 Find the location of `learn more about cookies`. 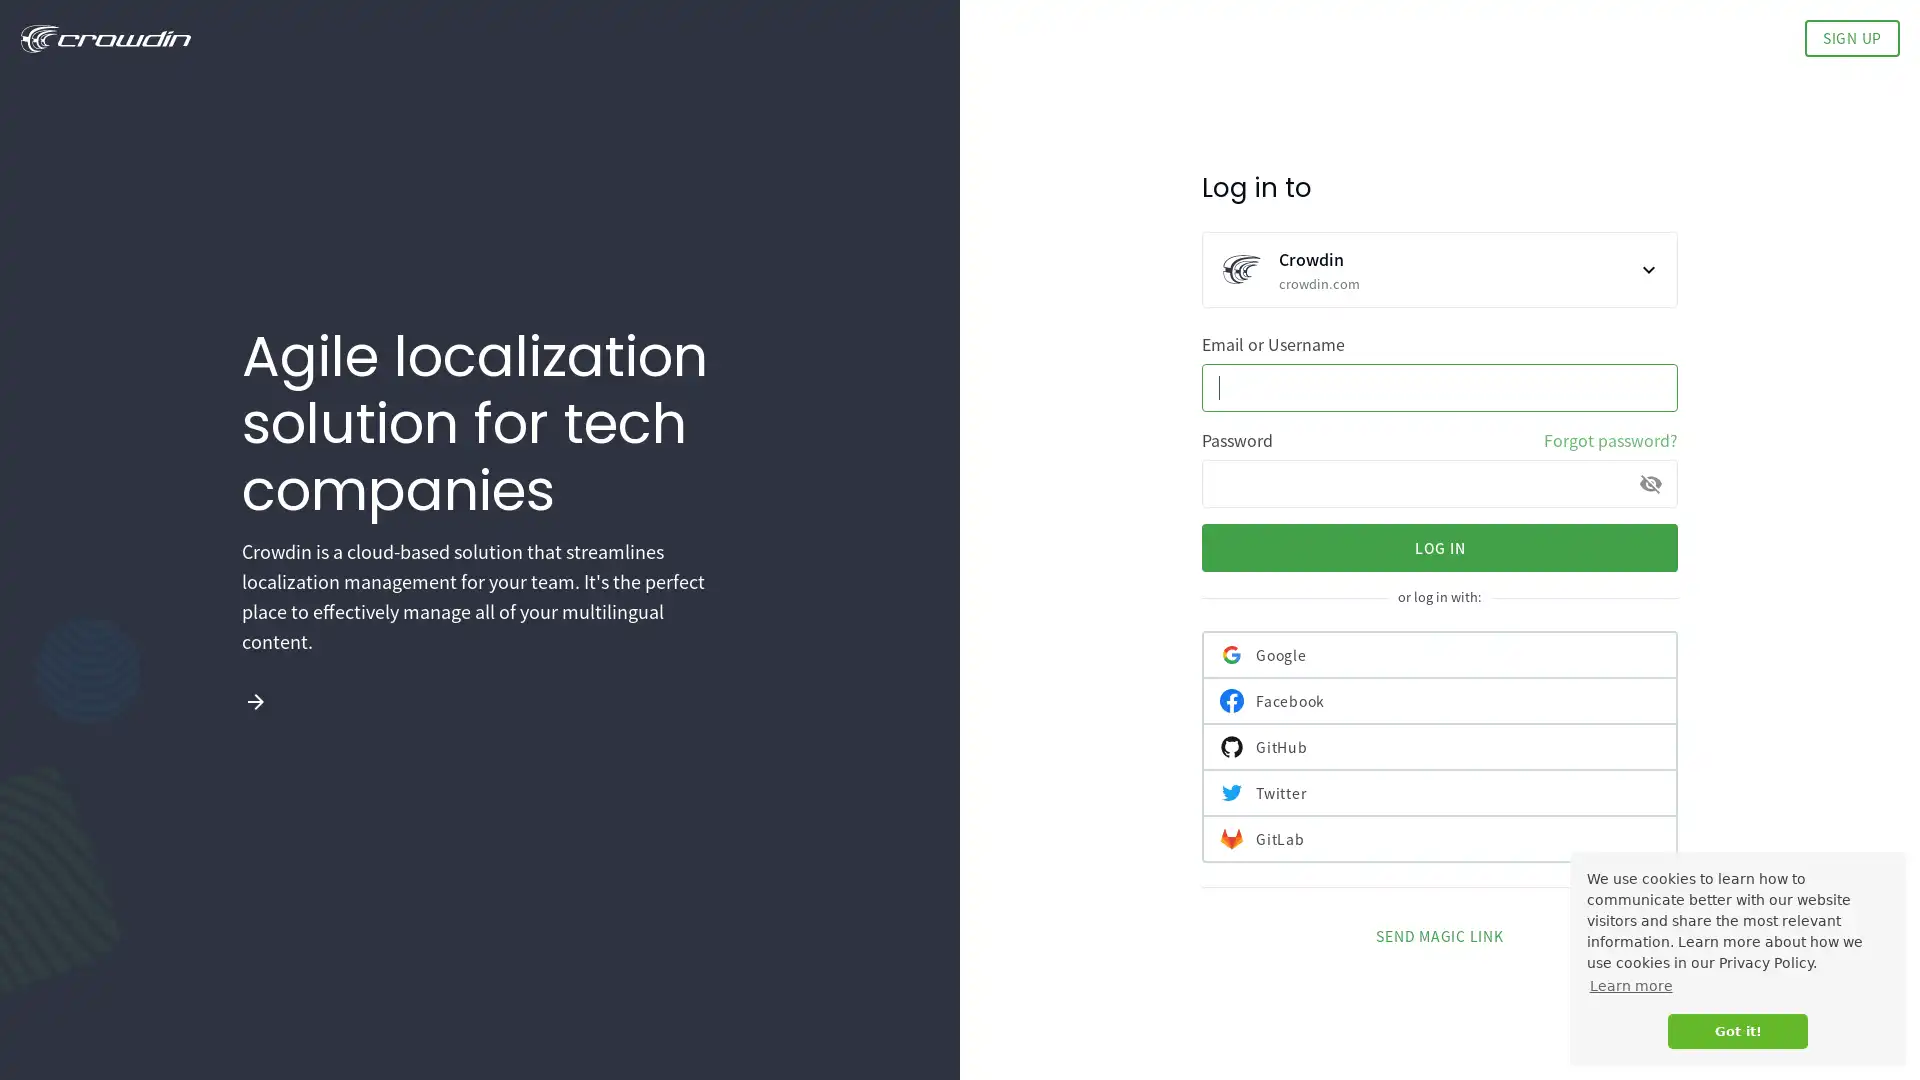

learn more about cookies is located at coordinates (1630, 985).